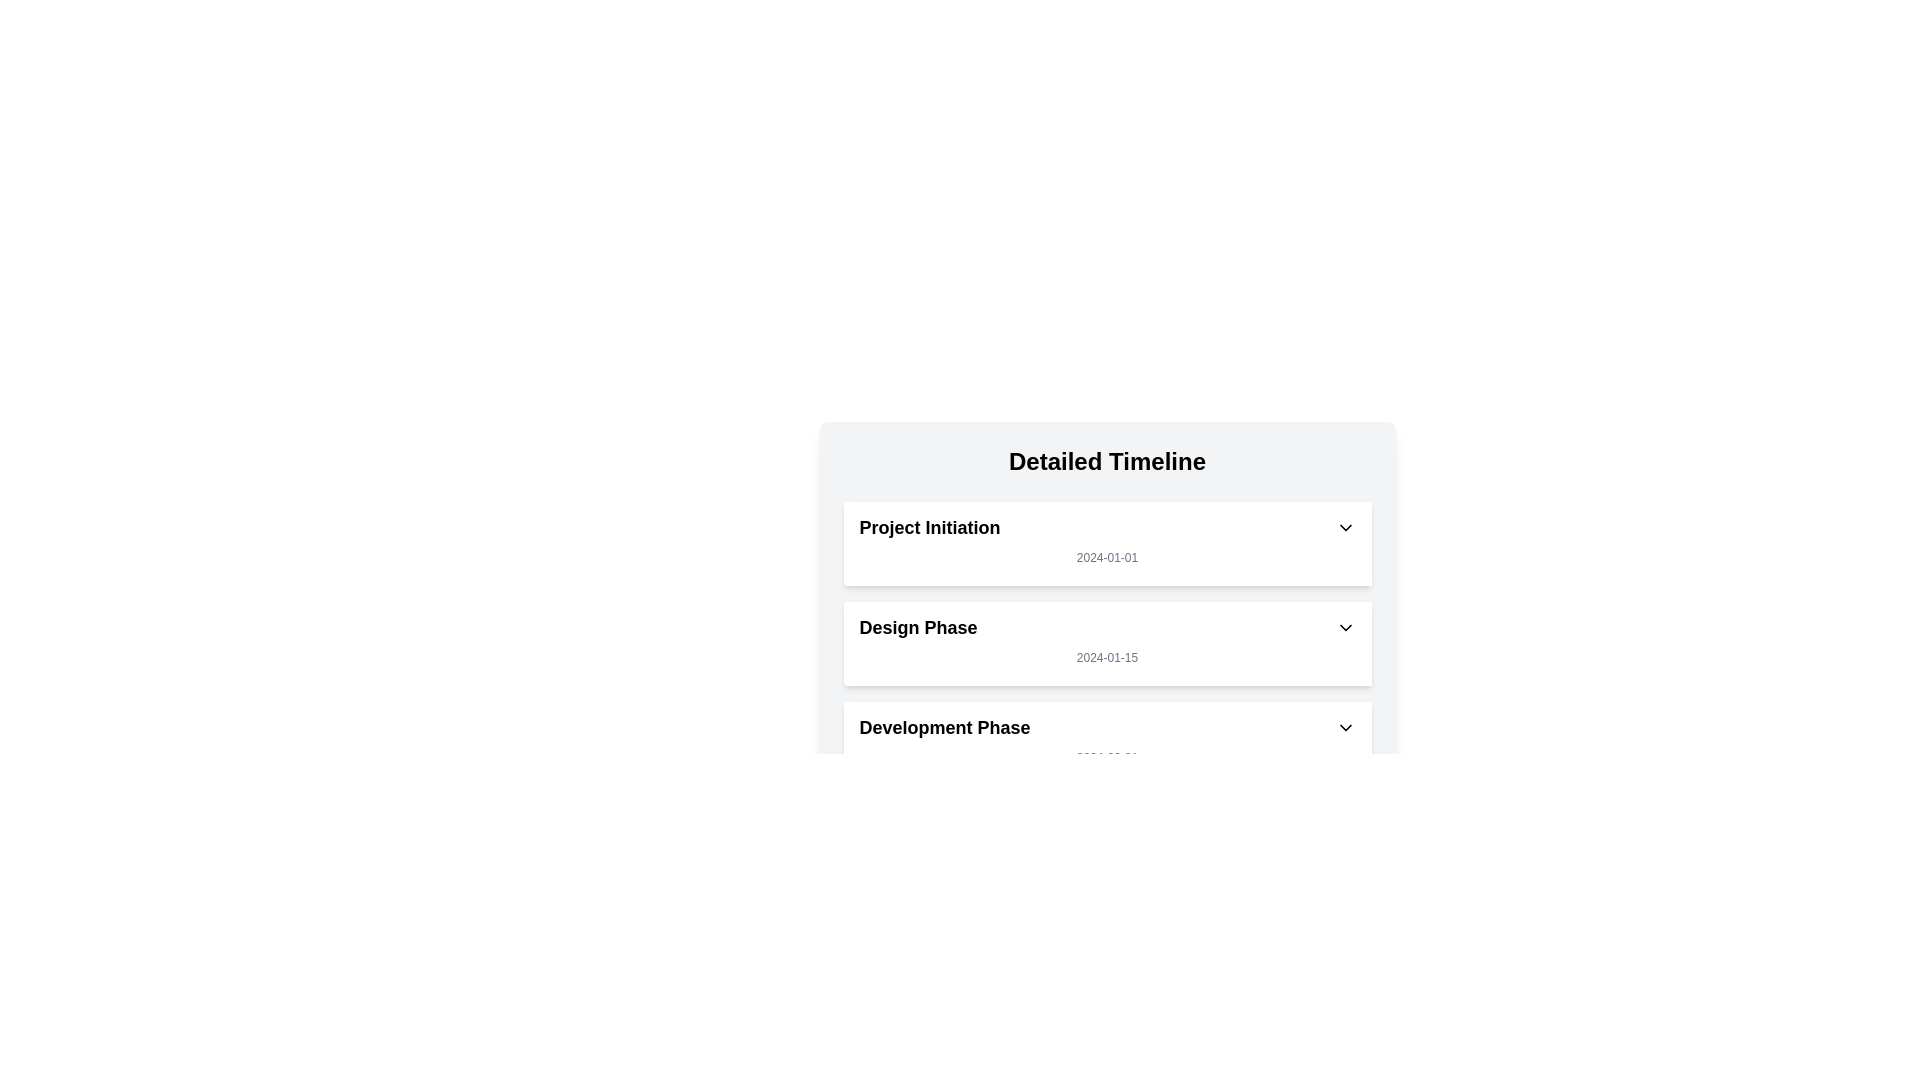 This screenshot has height=1080, width=1920. I want to click on the 'Detailed Timeline' header label, which is styled with bold, 2xl-sized text and is centrally aligned at the top of its section, so click(1106, 462).